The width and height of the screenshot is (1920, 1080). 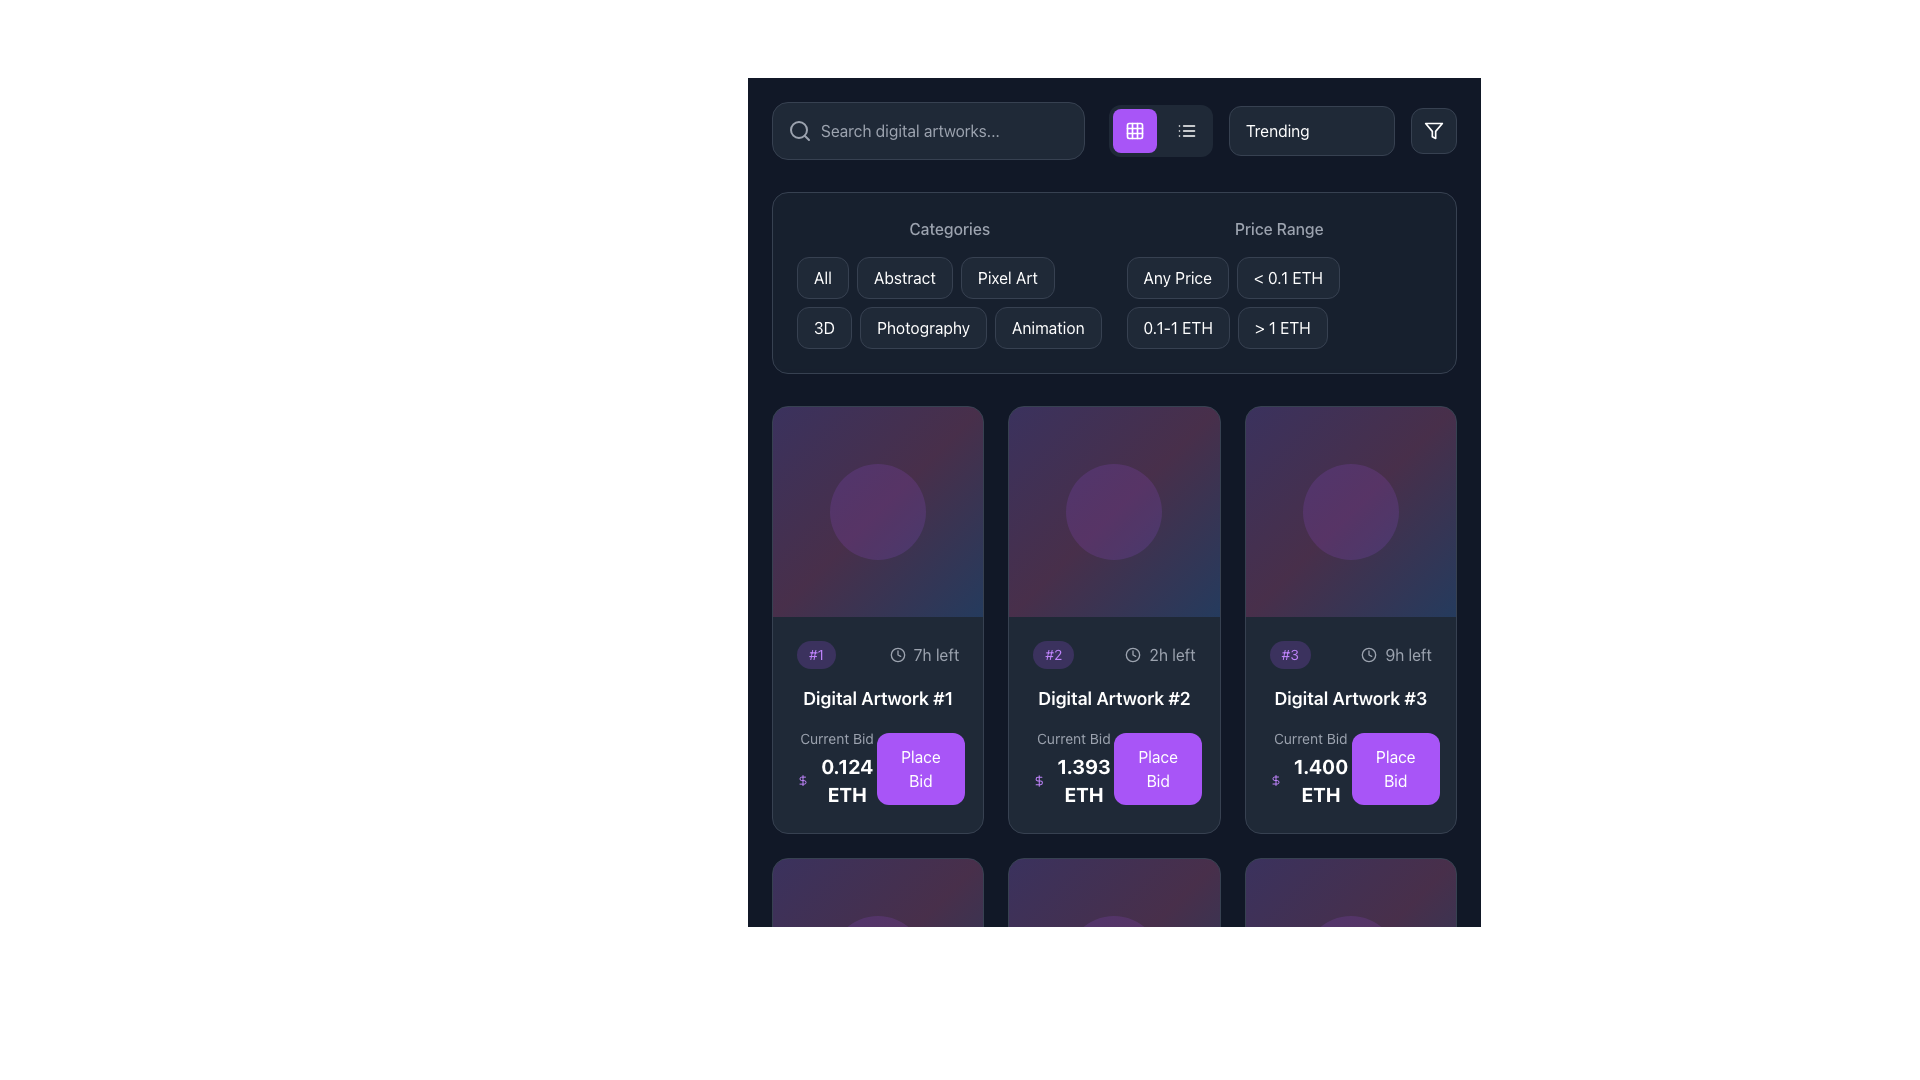 I want to click on the small purple dollar sign icon that is positioned to the left of the numeric value '1.400 ETH' in the pricing details for 'Digital Artwork #3.', so click(x=1275, y=780).